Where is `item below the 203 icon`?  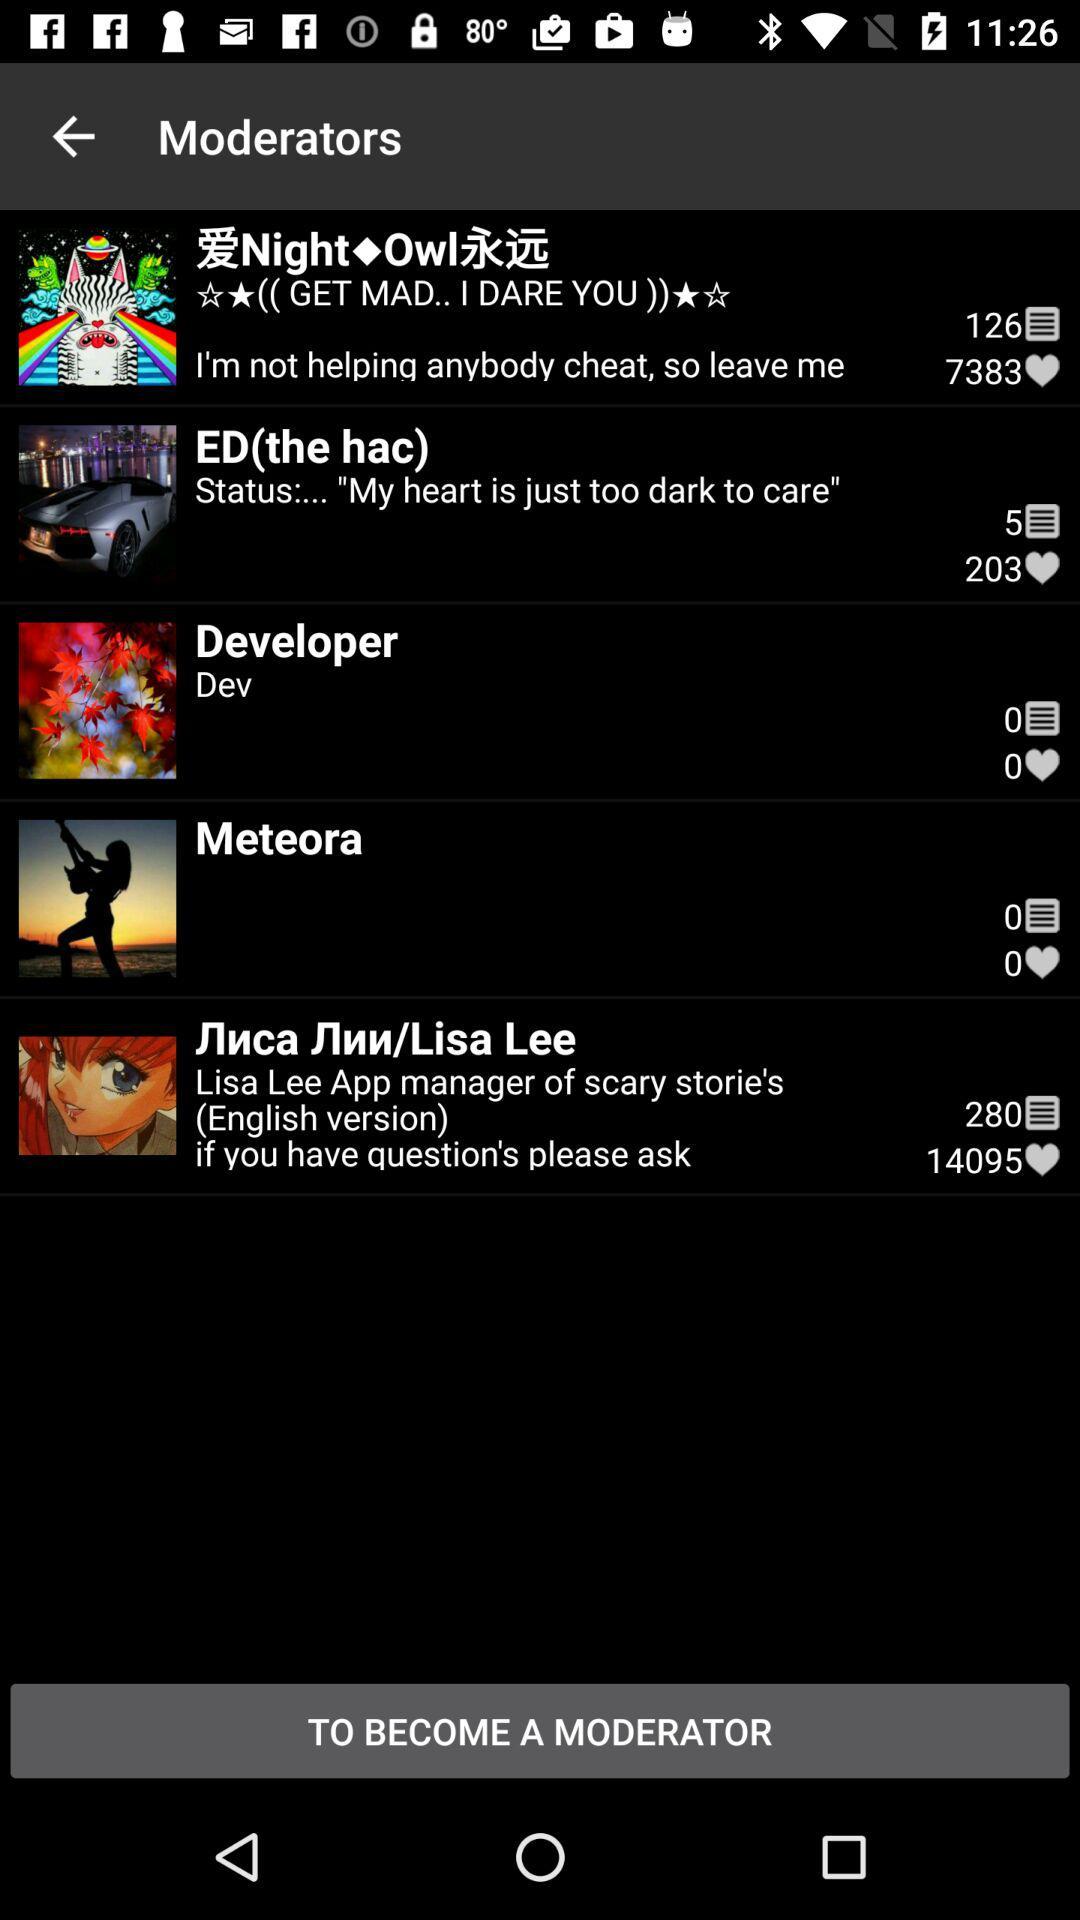 item below the 203 icon is located at coordinates (580, 638).